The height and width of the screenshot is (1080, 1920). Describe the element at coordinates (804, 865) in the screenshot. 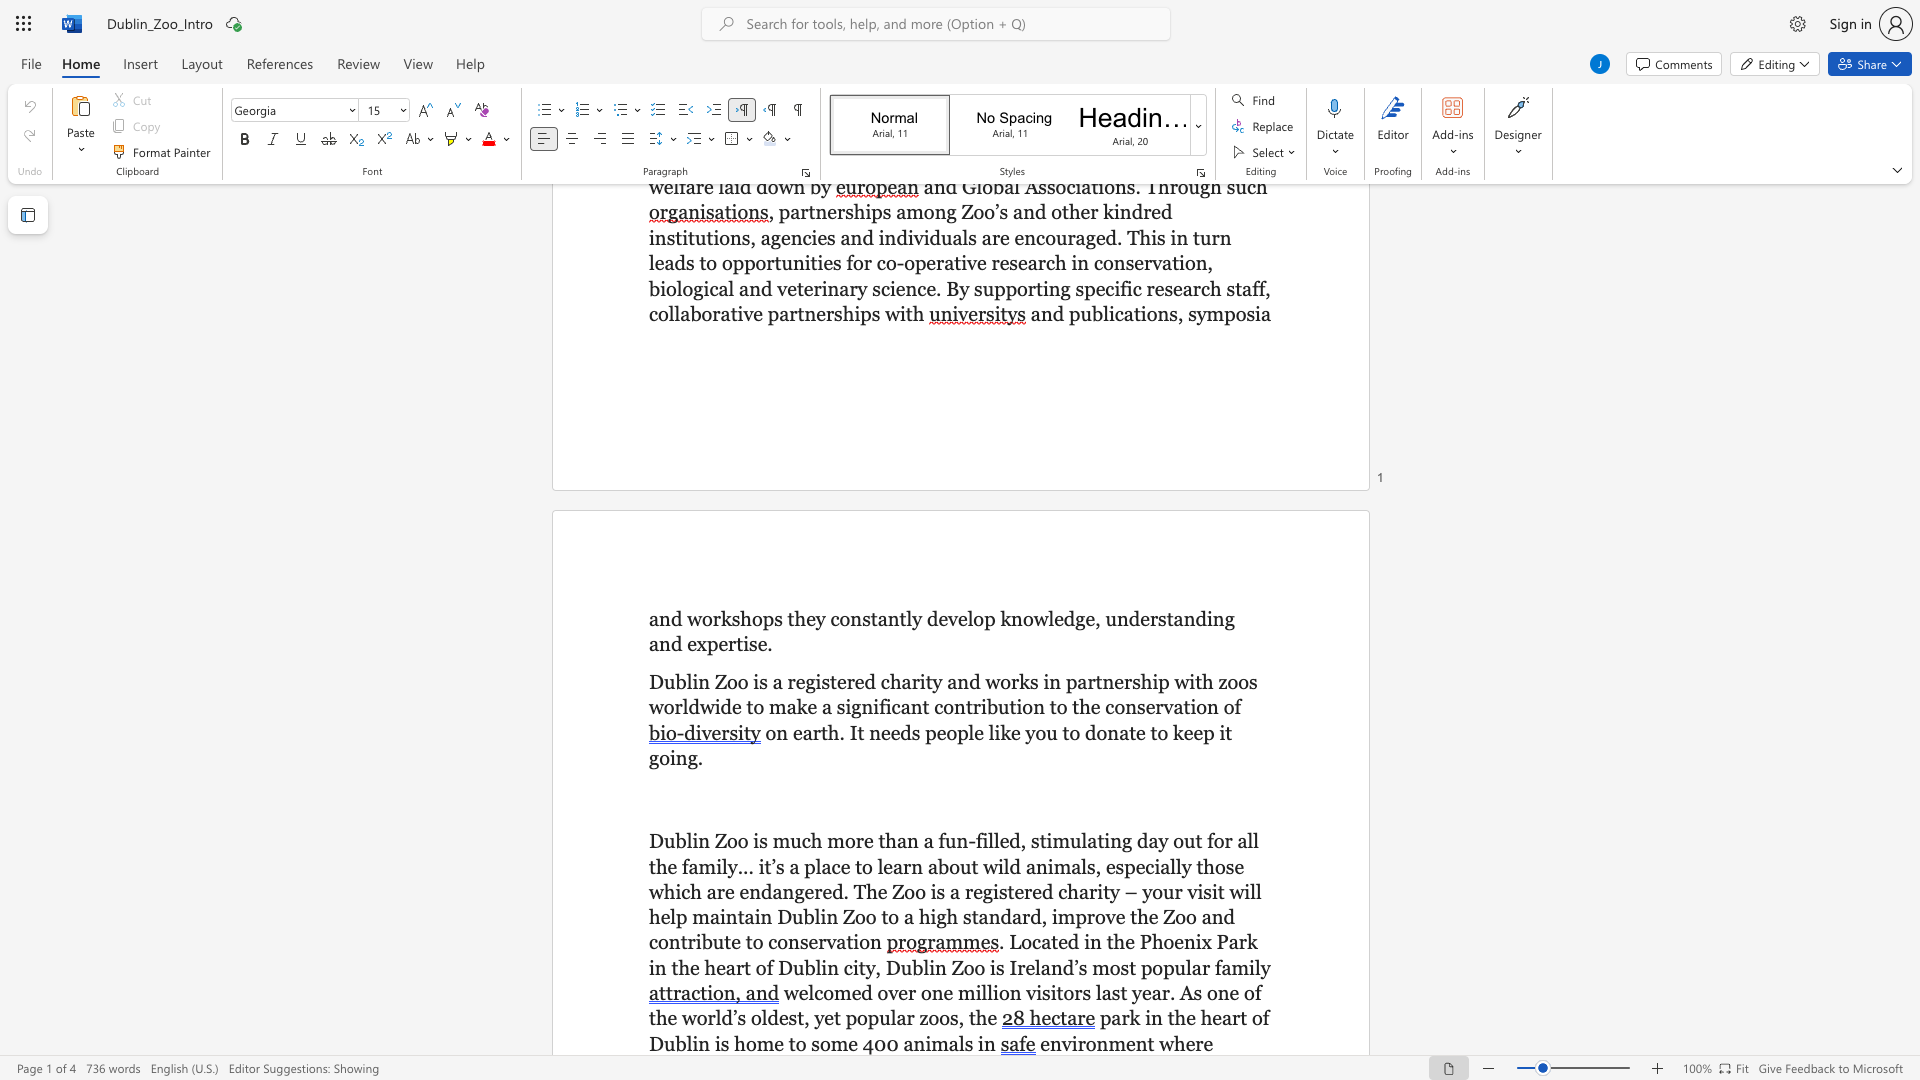

I see `the subset text "place to learn about wild animals, especially those which are endangered. The Zoo is a registered charity – your visit wil" within the text "a place to learn about wild animals, especially those which are endangered. The Zoo is a registered charity – your visit will help"` at that location.